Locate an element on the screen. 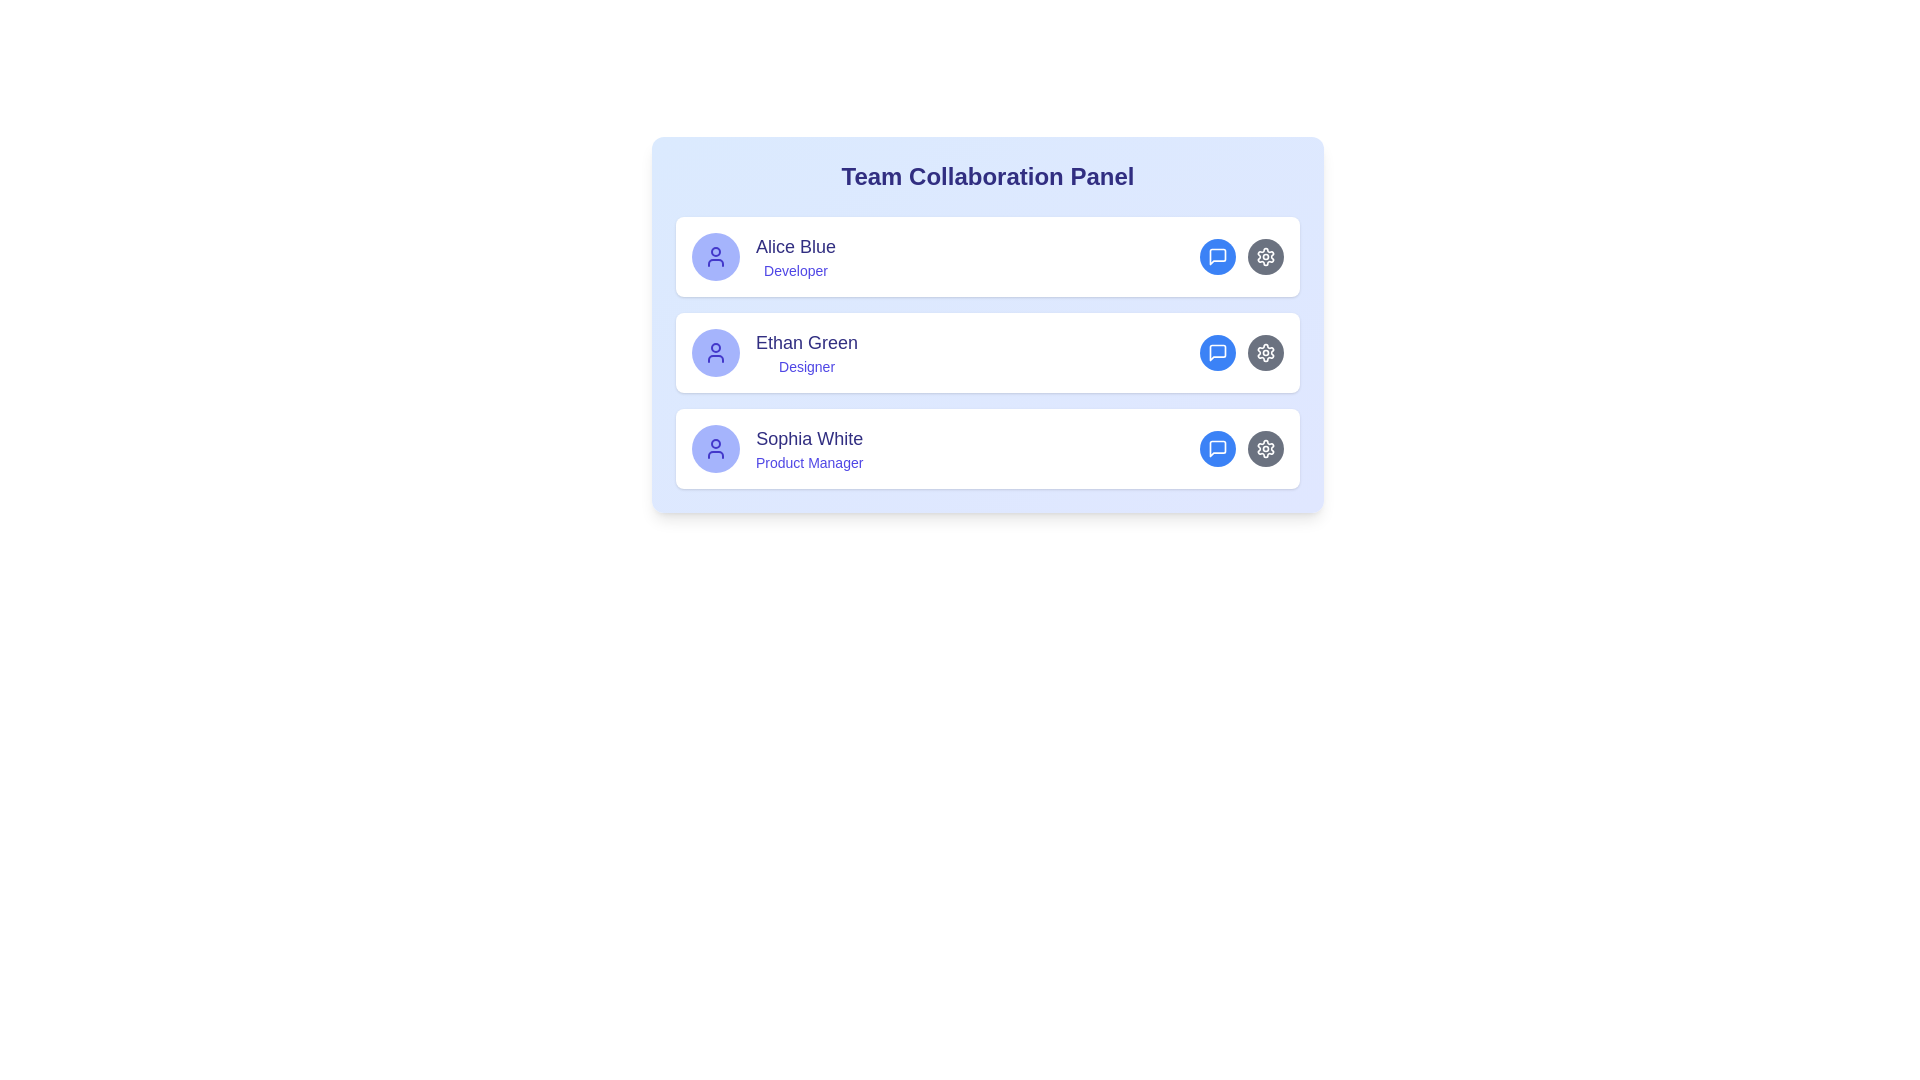 The width and height of the screenshot is (1920, 1080). the gear icon located is located at coordinates (1265, 447).